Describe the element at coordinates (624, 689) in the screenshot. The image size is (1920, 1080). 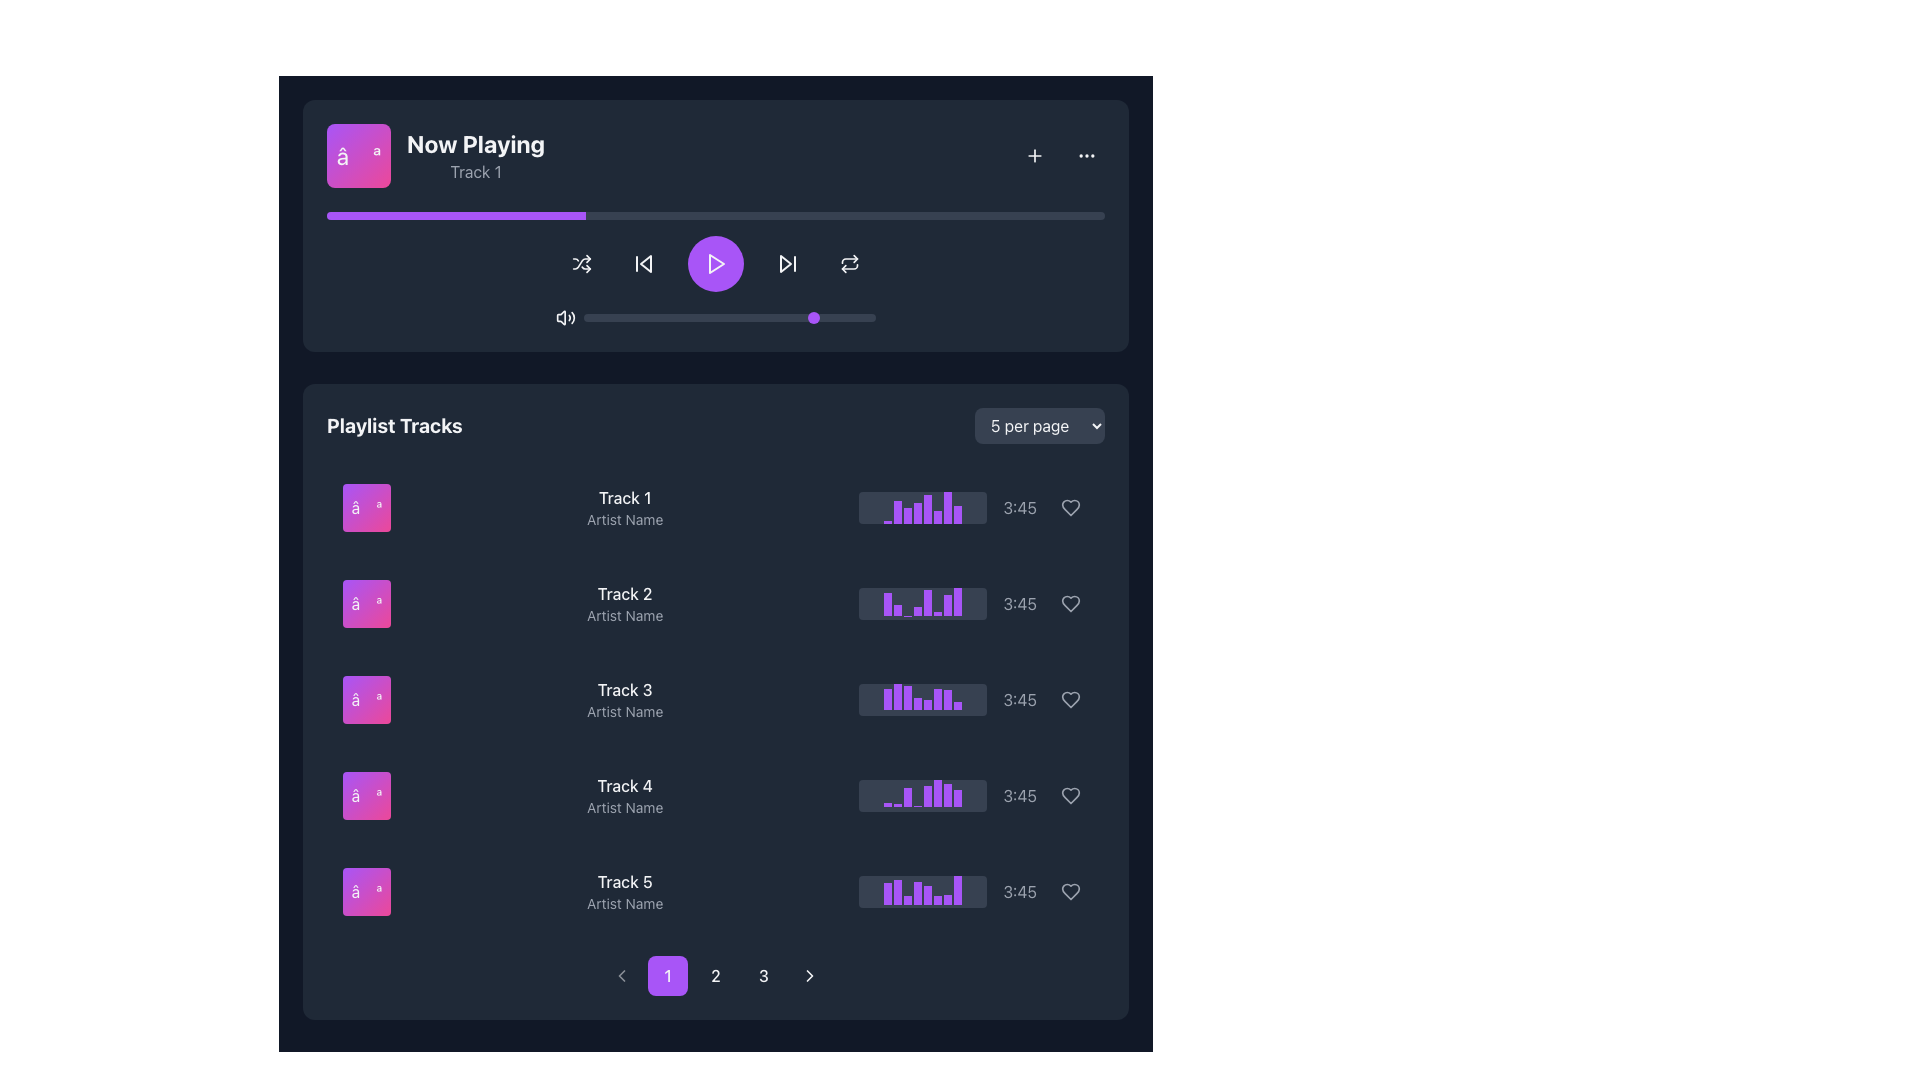
I see `the label displaying 'Track 3', which is the heading of the third track in the 'Playlist Tracks' section` at that location.